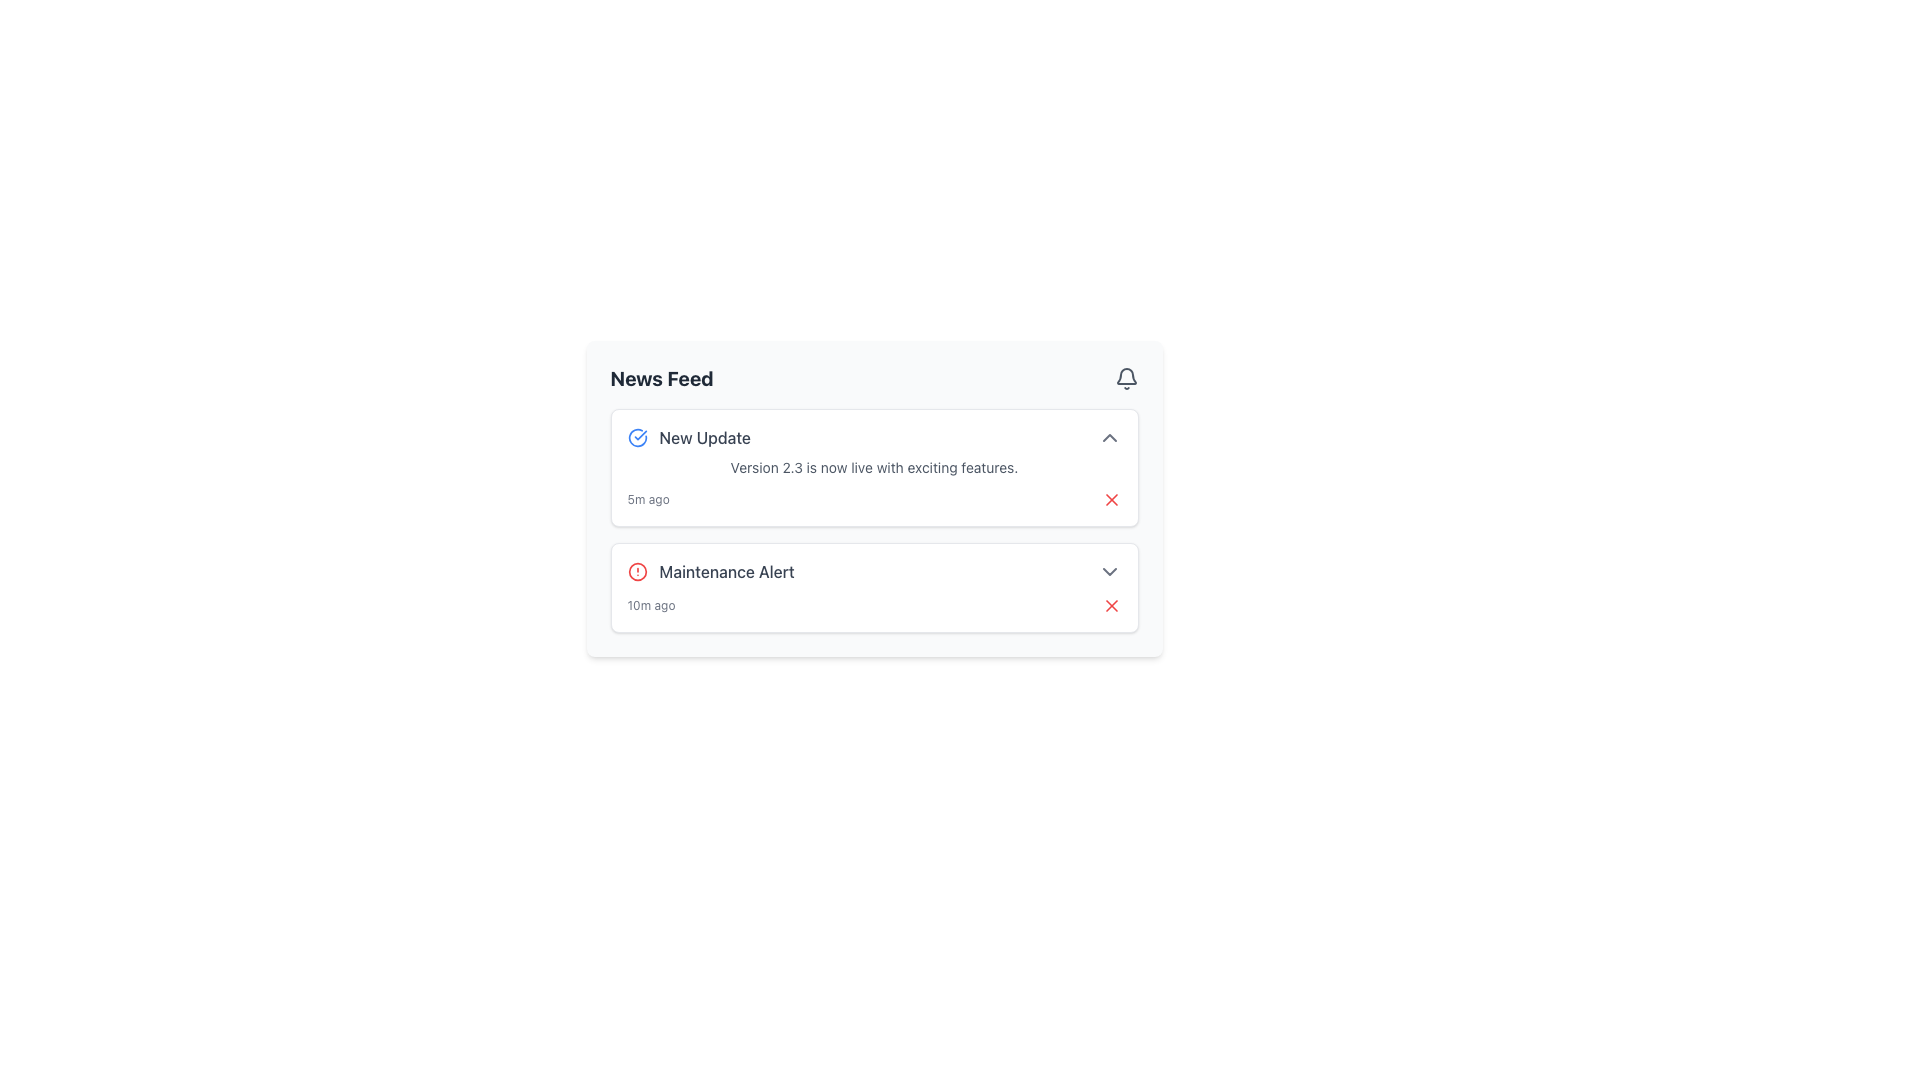 The image size is (1920, 1080). What do you see at coordinates (1110, 604) in the screenshot?
I see `the red 'X' icon button` at bounding box center [1110, 604].